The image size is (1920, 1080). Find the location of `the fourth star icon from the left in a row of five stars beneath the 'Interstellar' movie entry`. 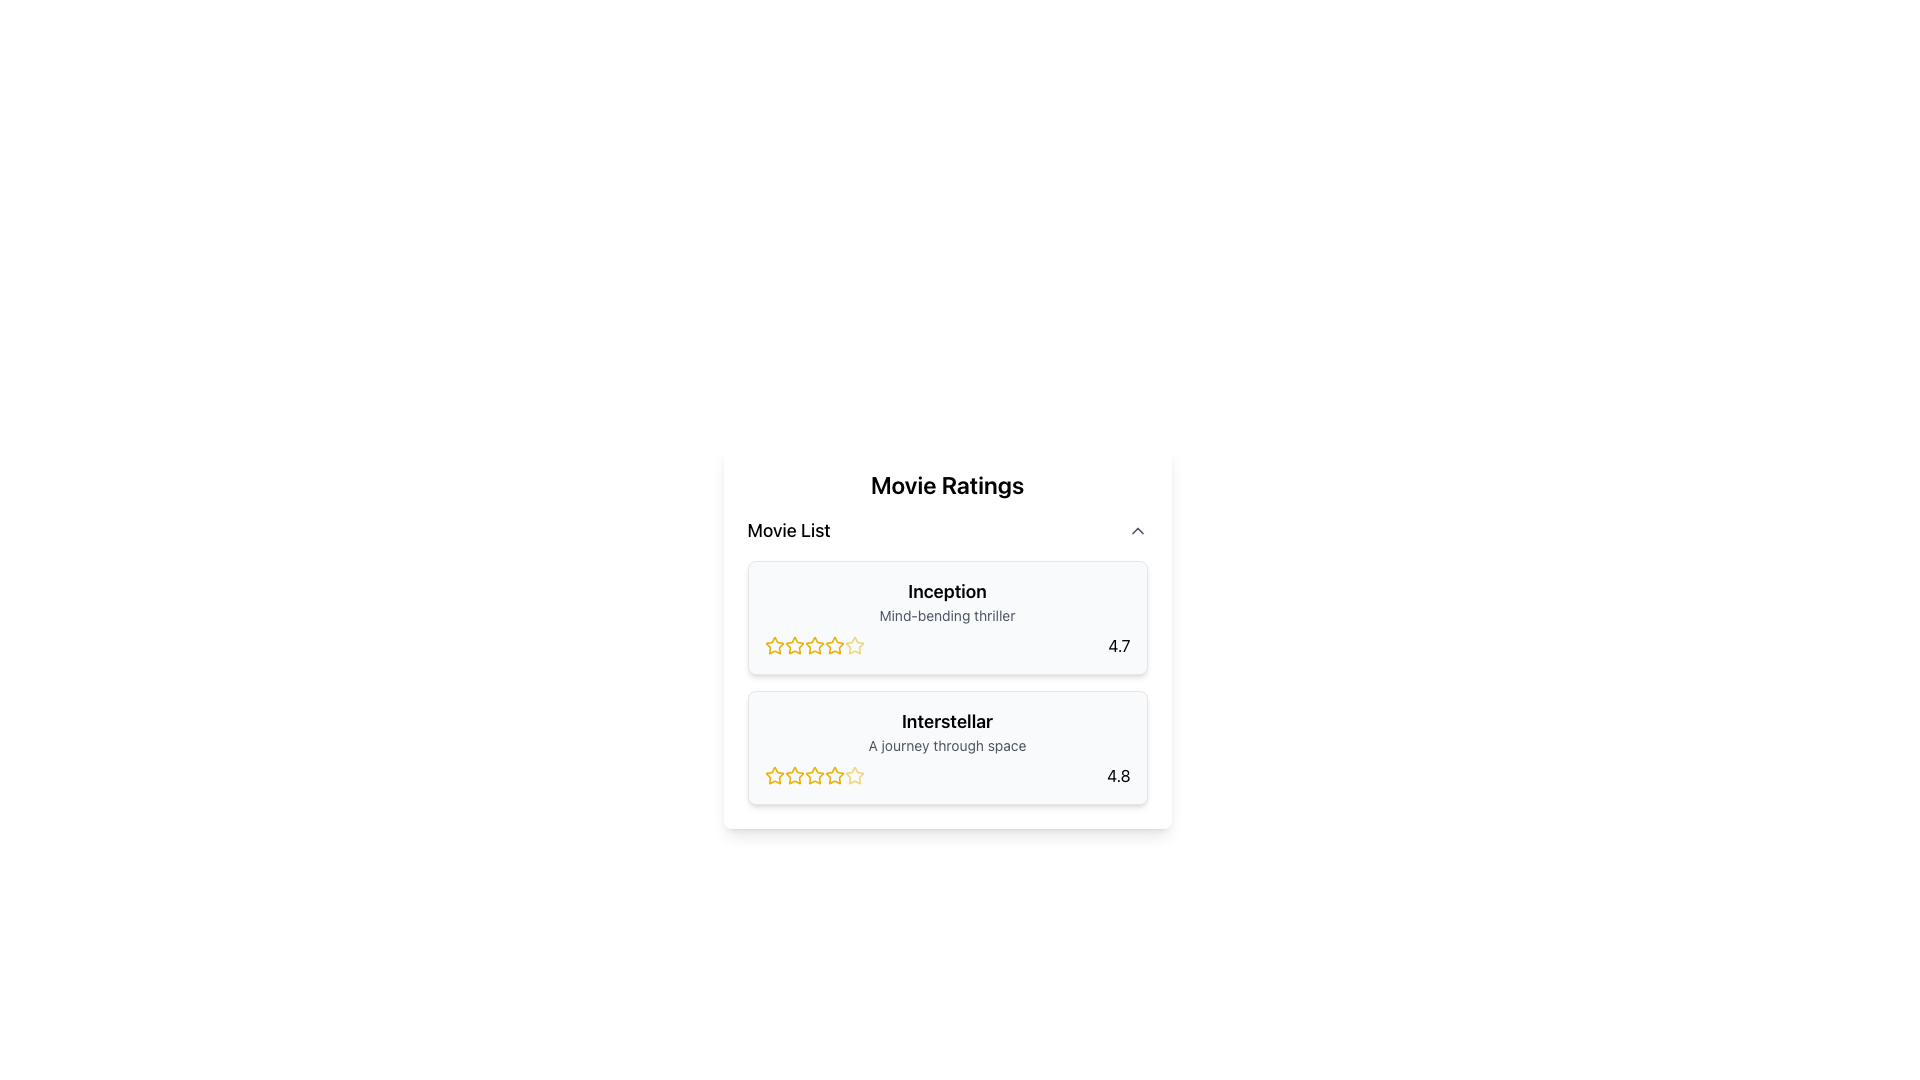

the fourth star icon from the left in a row of five stars beneath the 'Interstellar' movie entry is located at coordinates (854, 774).